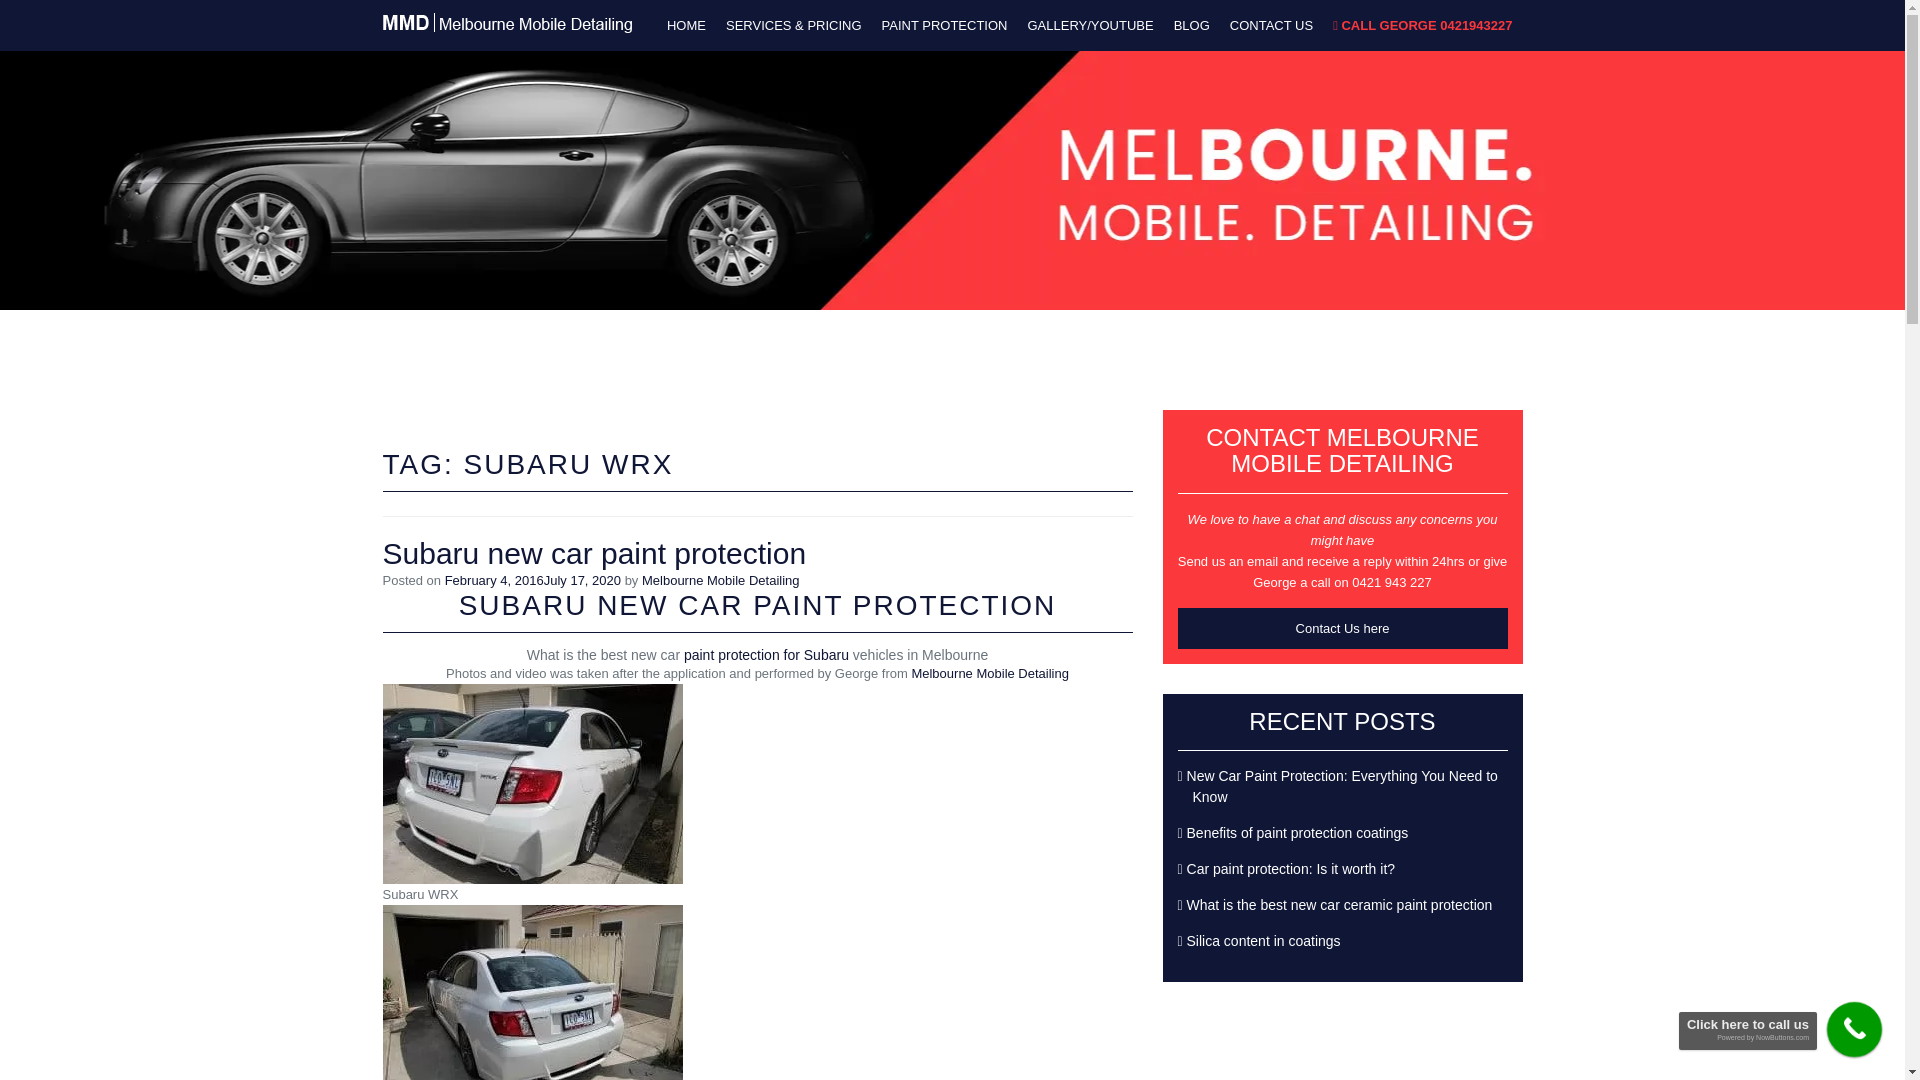 The width and height of the screenshot is (1920, 1080). Describe the element at coordinates (792, 25) in the screenshot. I see `'SERVICES & PRICING'` at that location.